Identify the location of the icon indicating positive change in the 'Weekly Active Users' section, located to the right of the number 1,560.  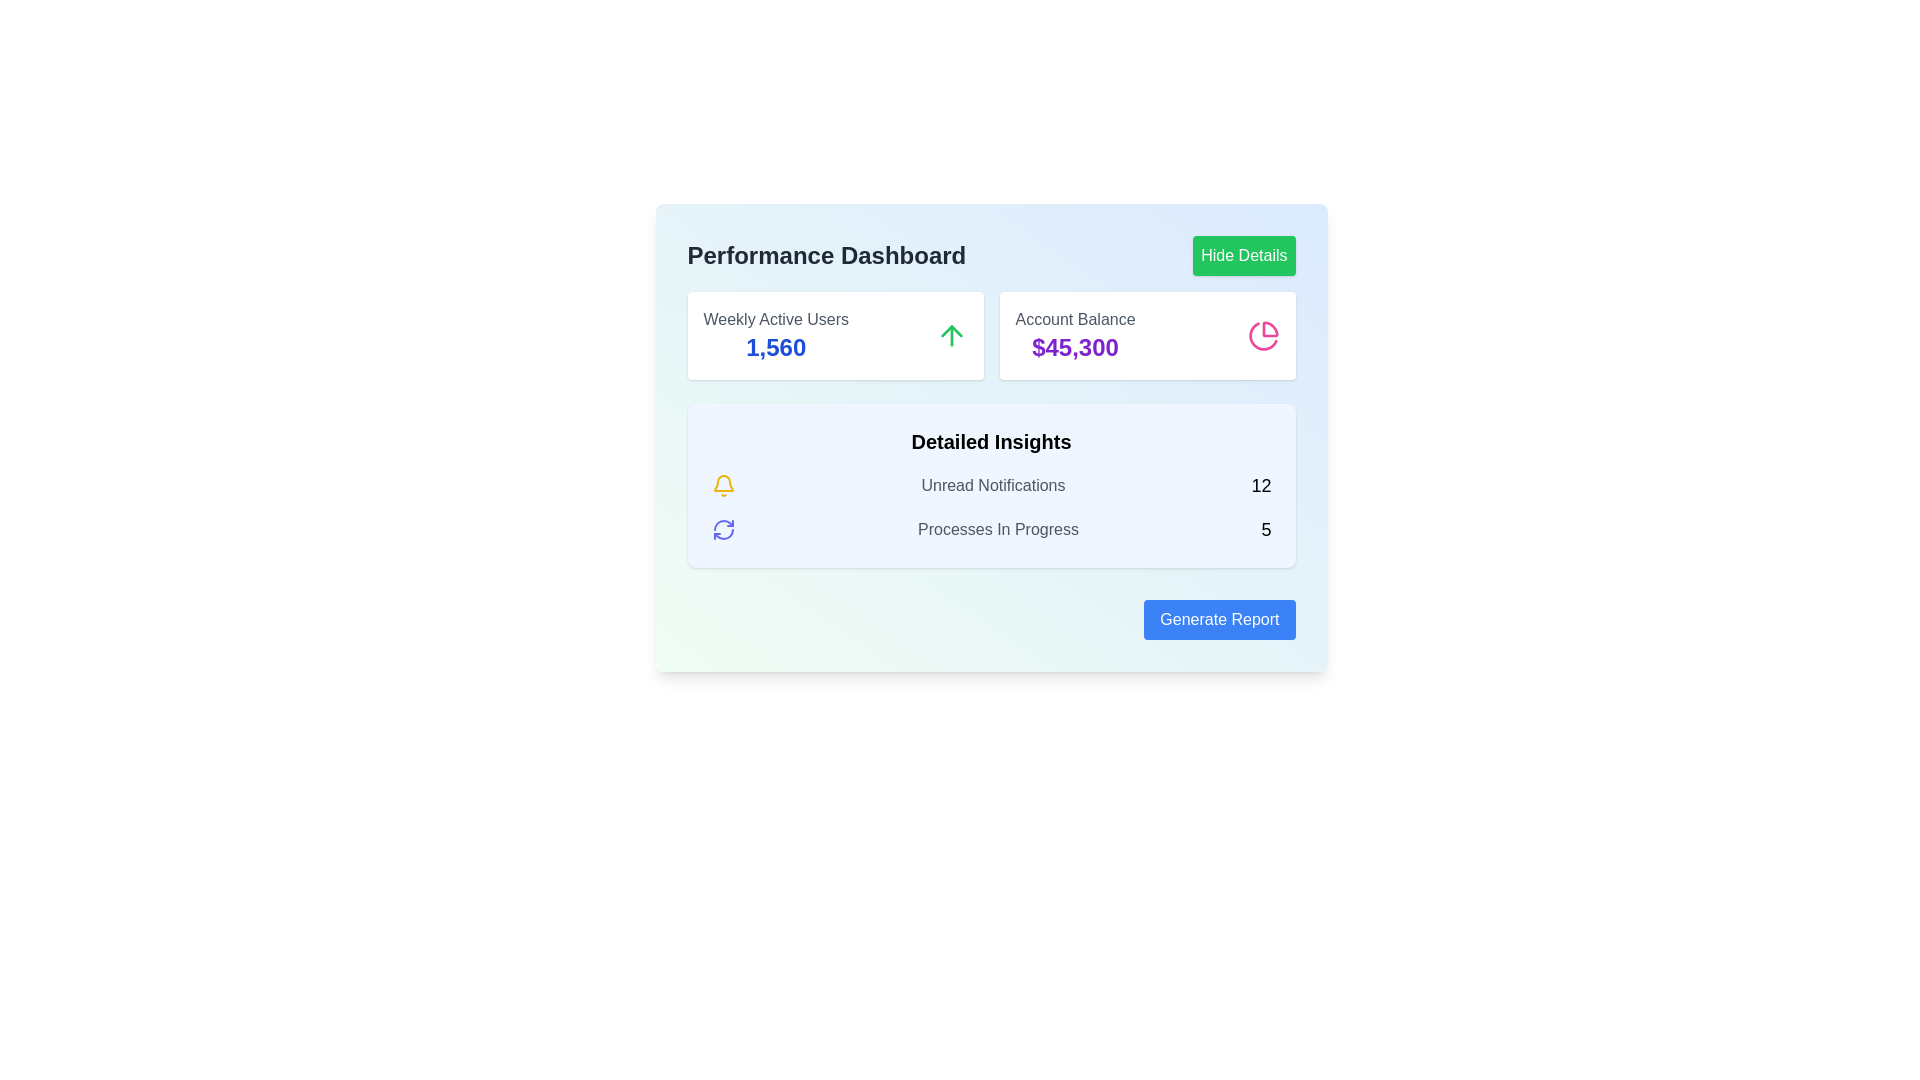
(950, 334).